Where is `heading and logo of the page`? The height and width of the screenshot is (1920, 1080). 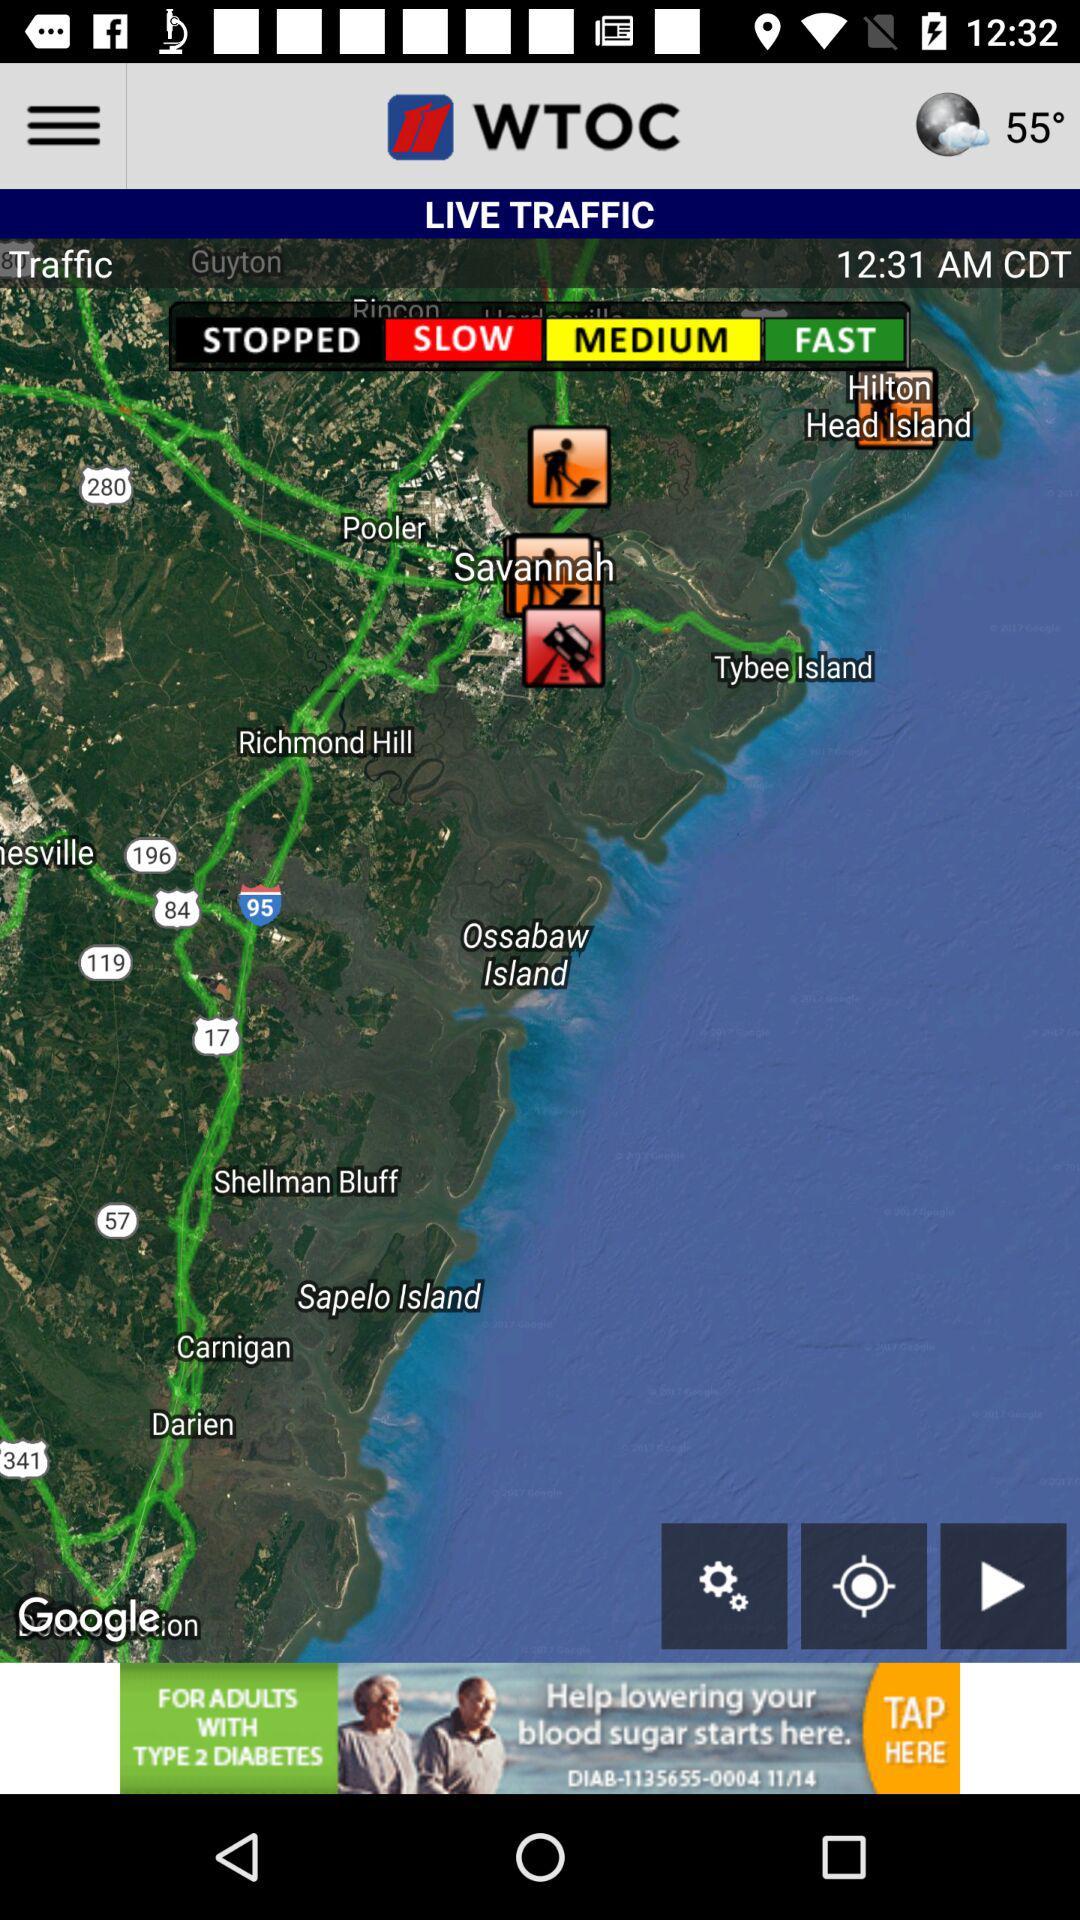
heading and logo of the page is located at coordinates (540, 124).